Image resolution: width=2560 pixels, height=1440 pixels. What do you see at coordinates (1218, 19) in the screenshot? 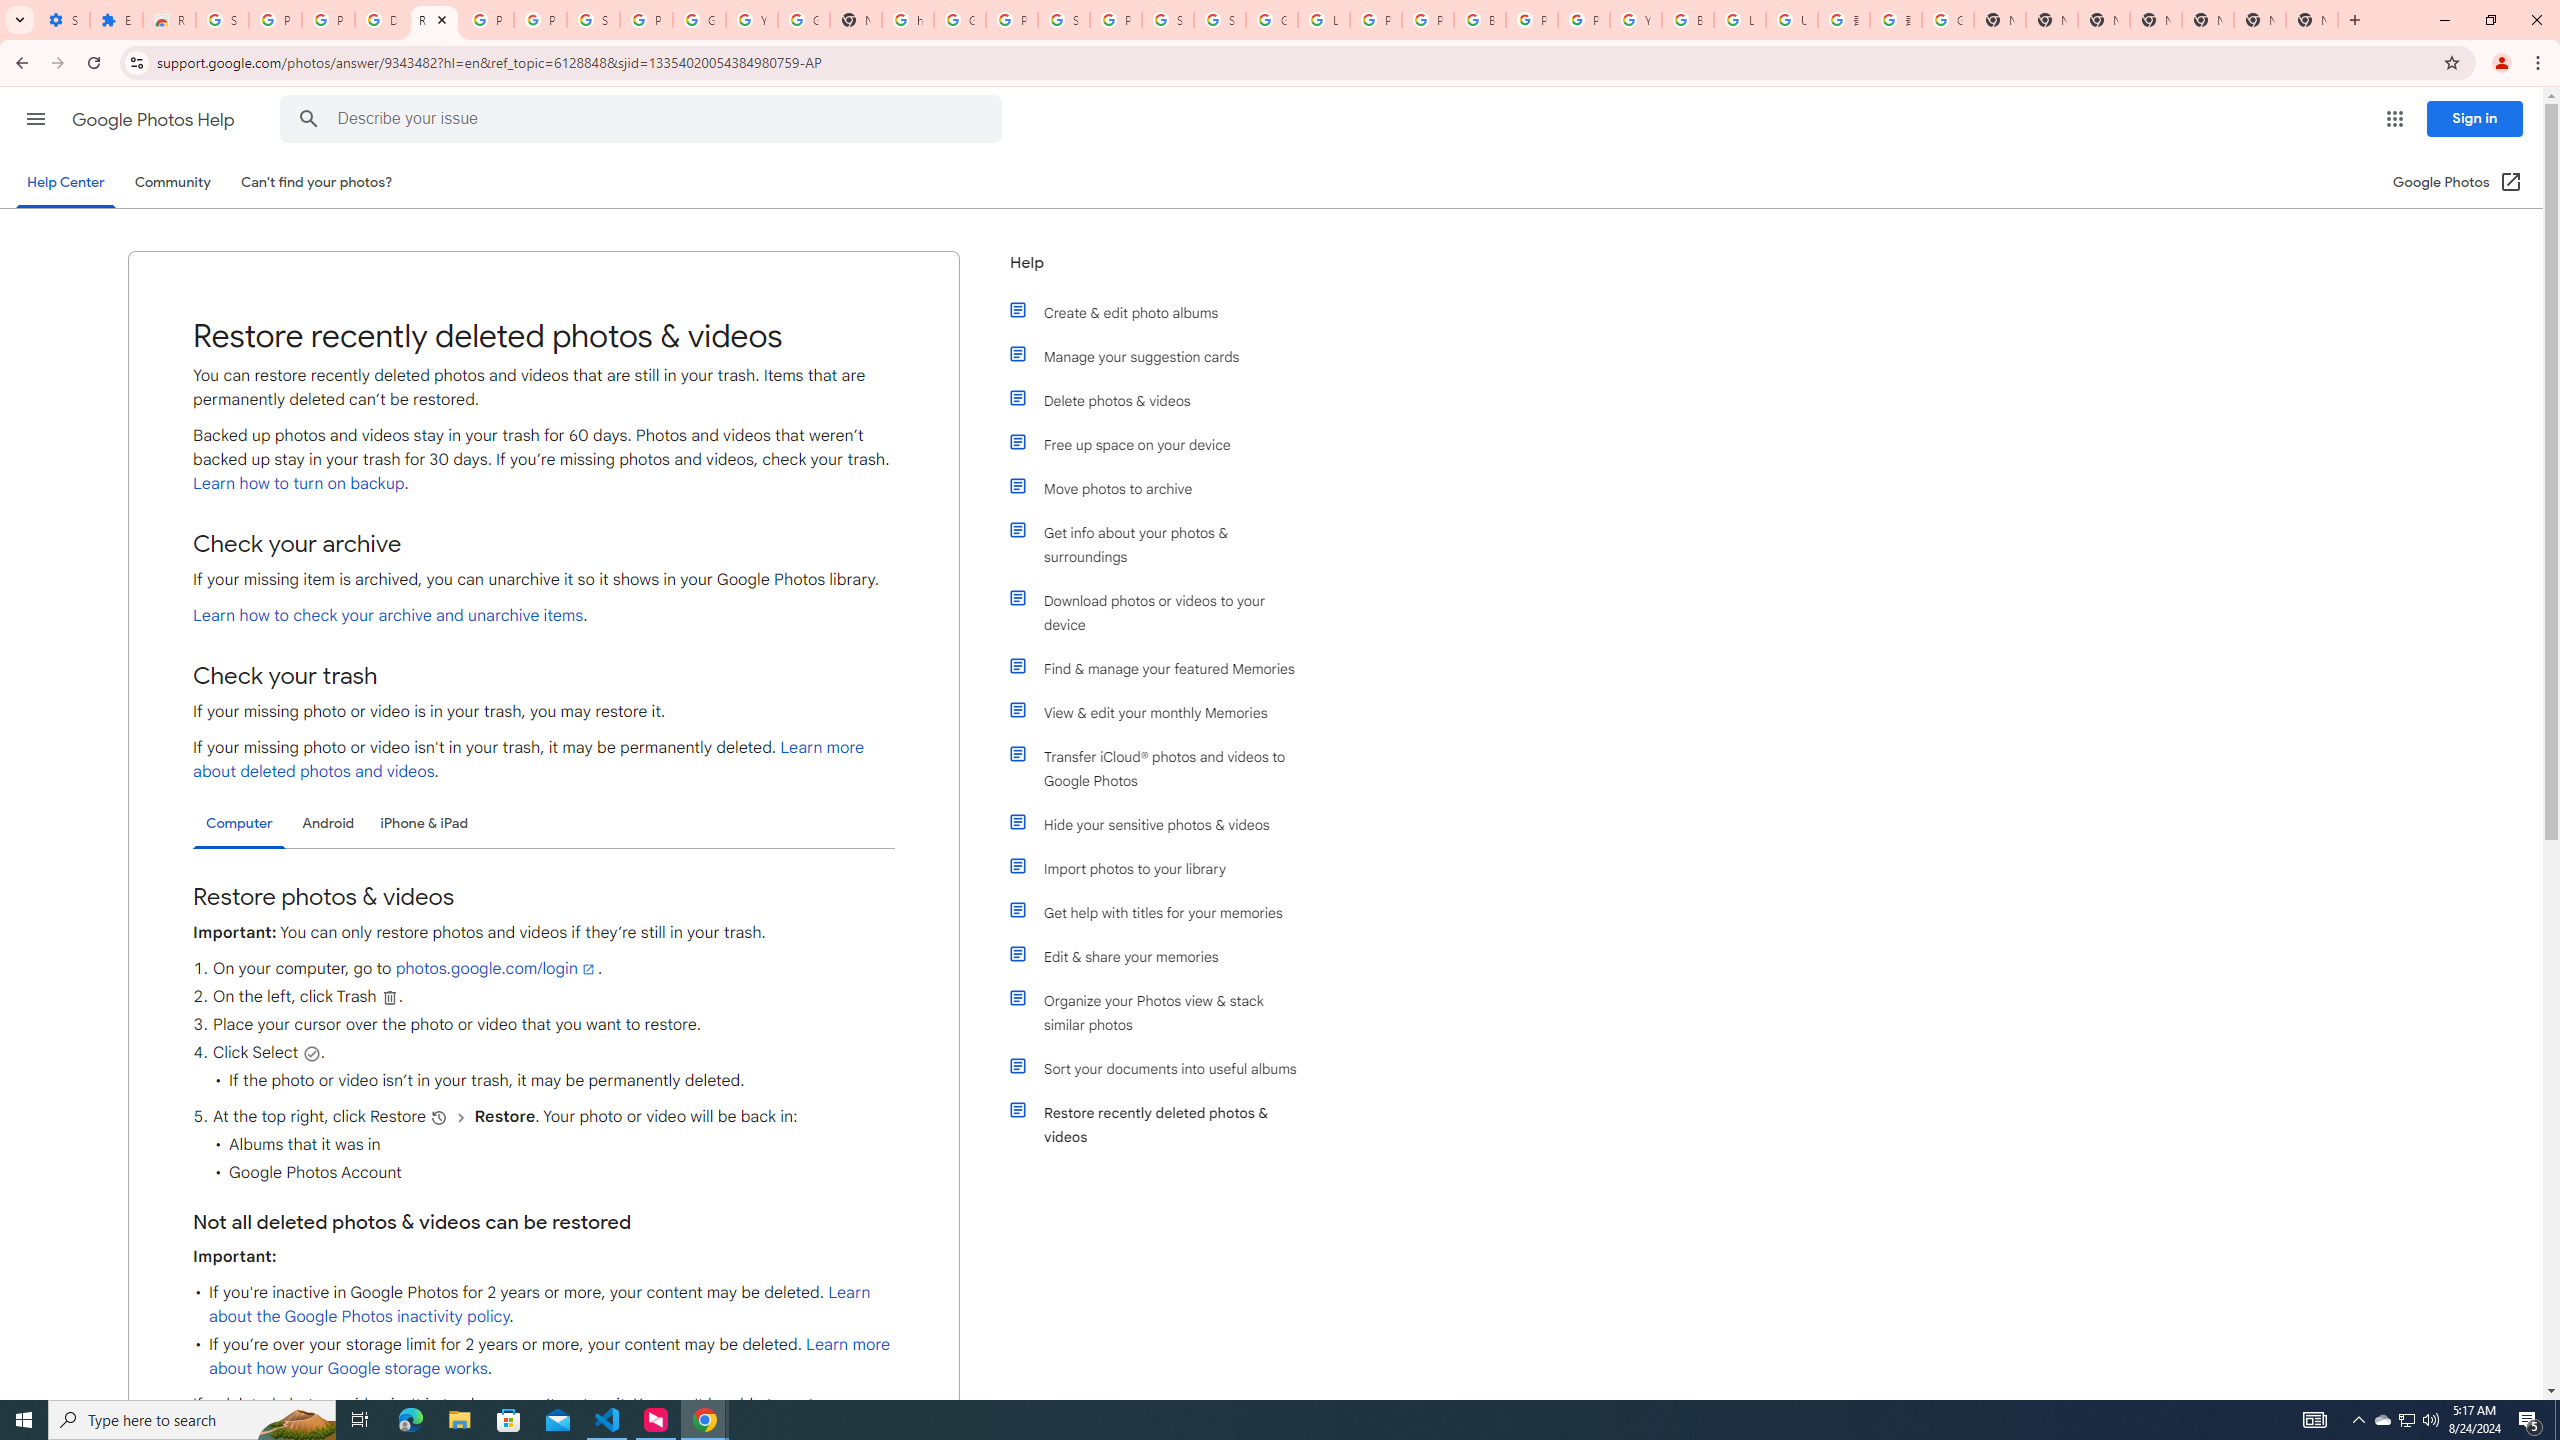
I see `'Sign in - Google Accounts'` at bounding box center [1218, 19].